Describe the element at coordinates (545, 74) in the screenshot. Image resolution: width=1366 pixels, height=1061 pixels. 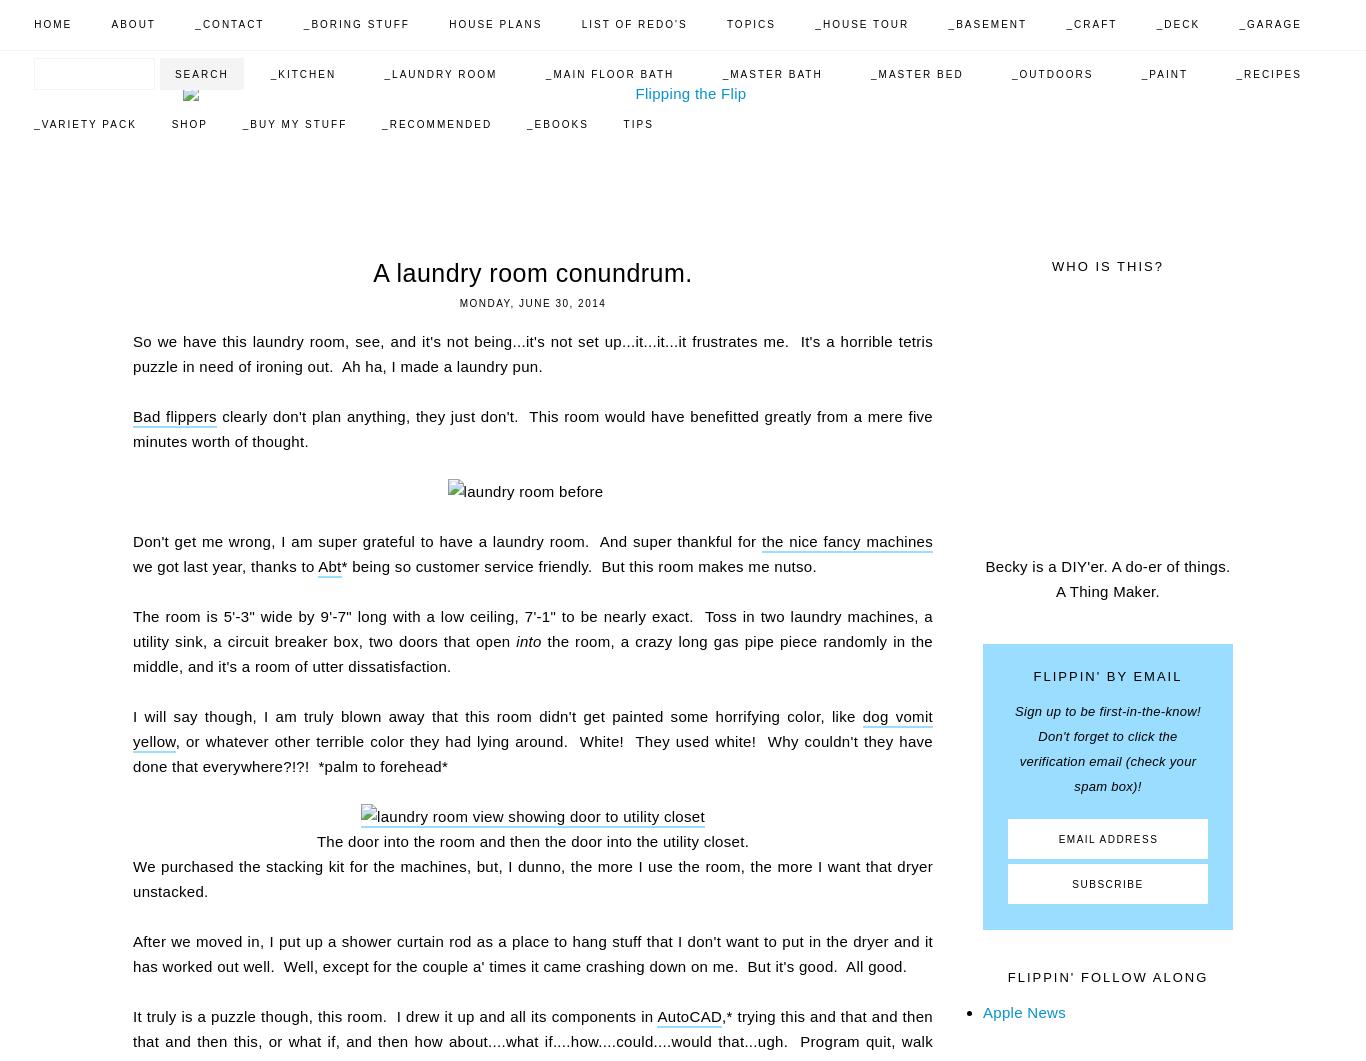
I see `'_Main Floor Bath'` at that location.